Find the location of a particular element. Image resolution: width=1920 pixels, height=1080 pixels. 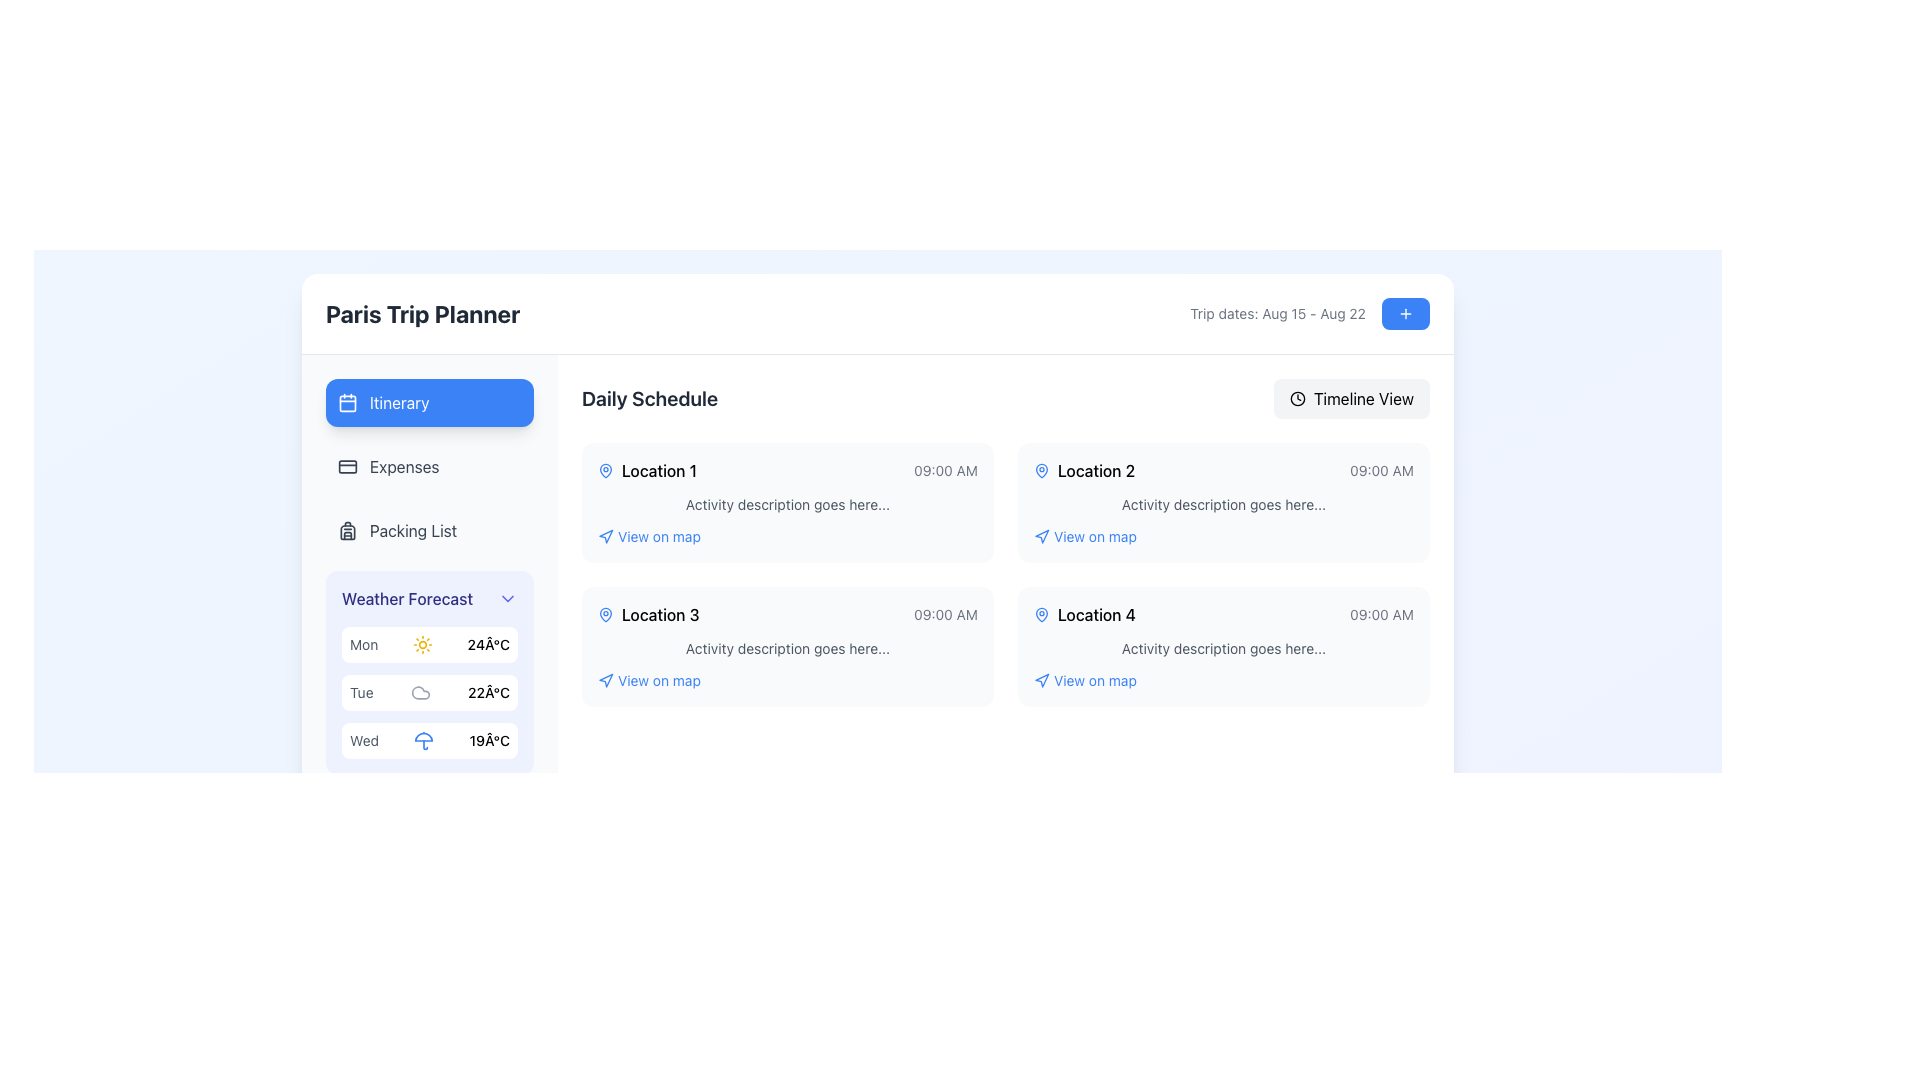

the content of the time indicator text label located in the rightmost column of the 'Location 2' entry in the daily schedule is located at coordinates (1381, 470).